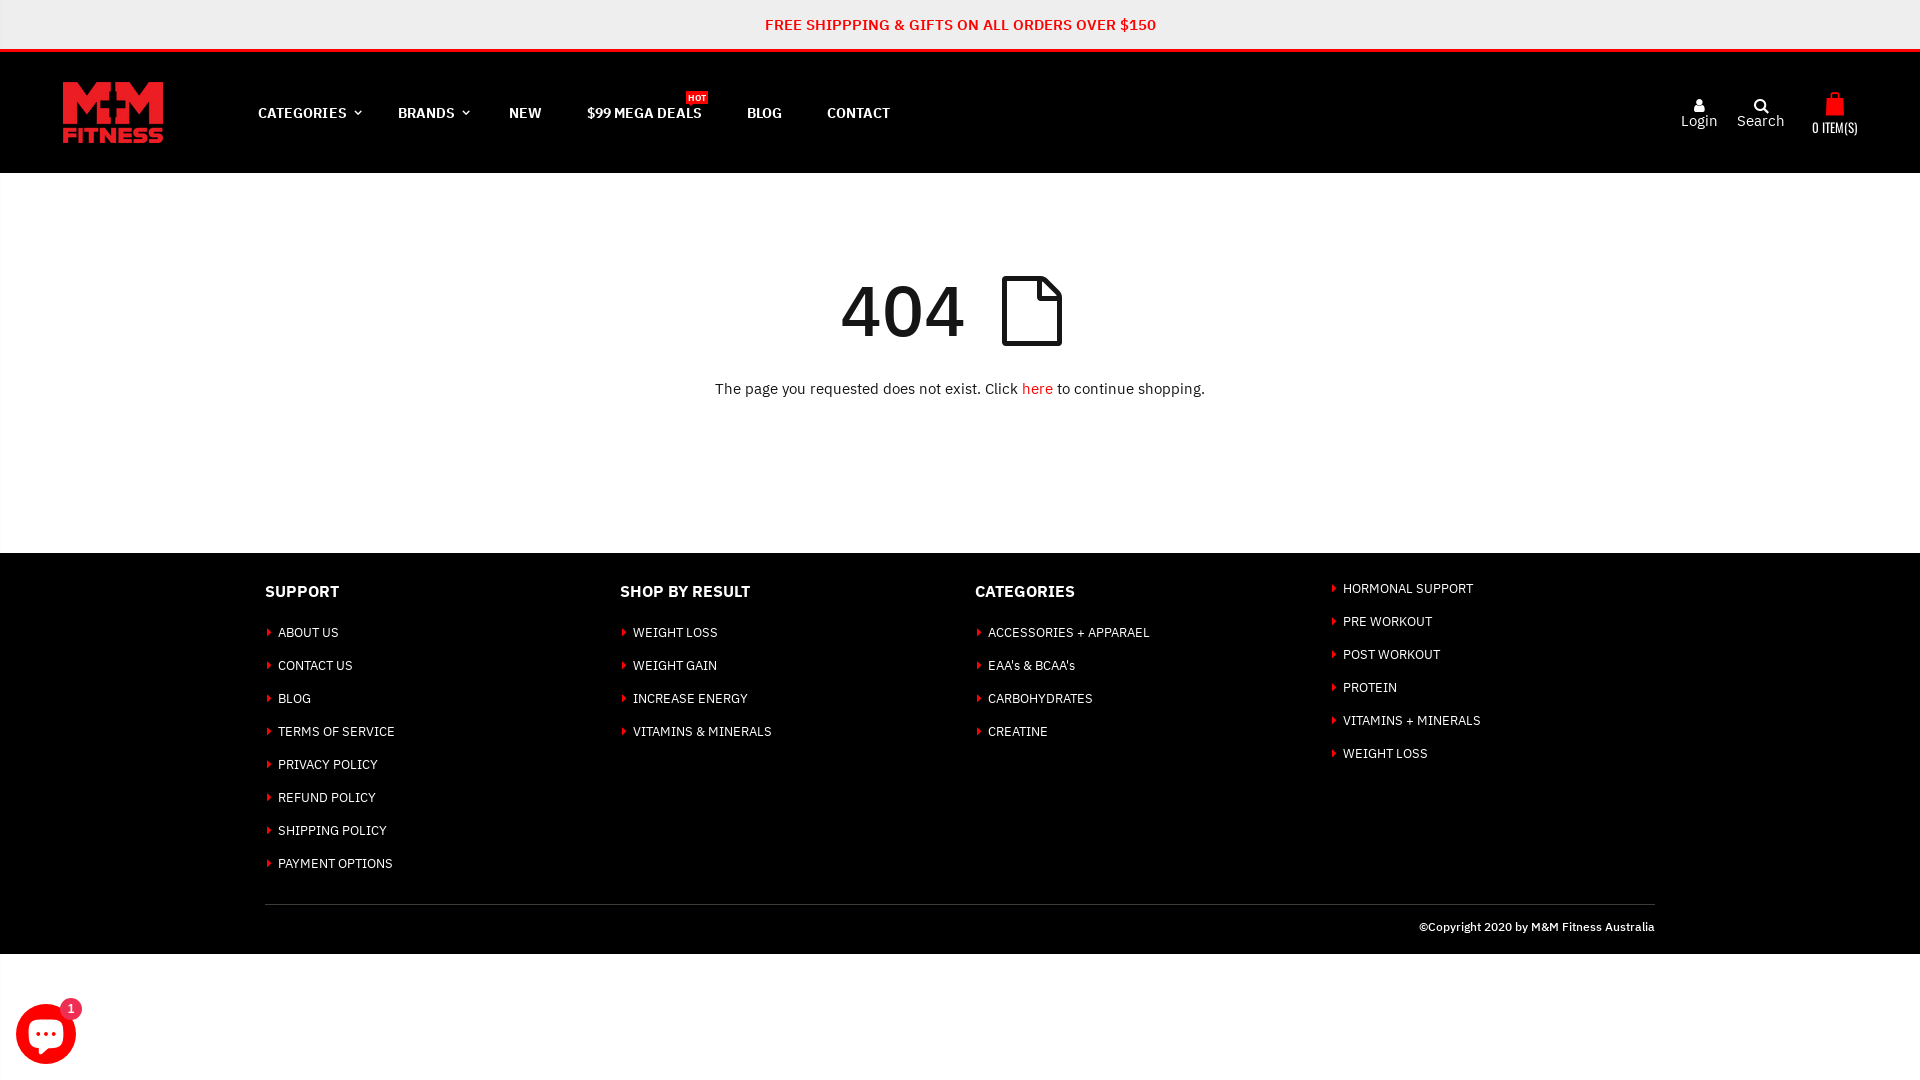 The image size is (1920, 1080). Describe the element at coordinates (1040, 697) in the screenshot. I see `'CARBOHYDRATES'` at that location.